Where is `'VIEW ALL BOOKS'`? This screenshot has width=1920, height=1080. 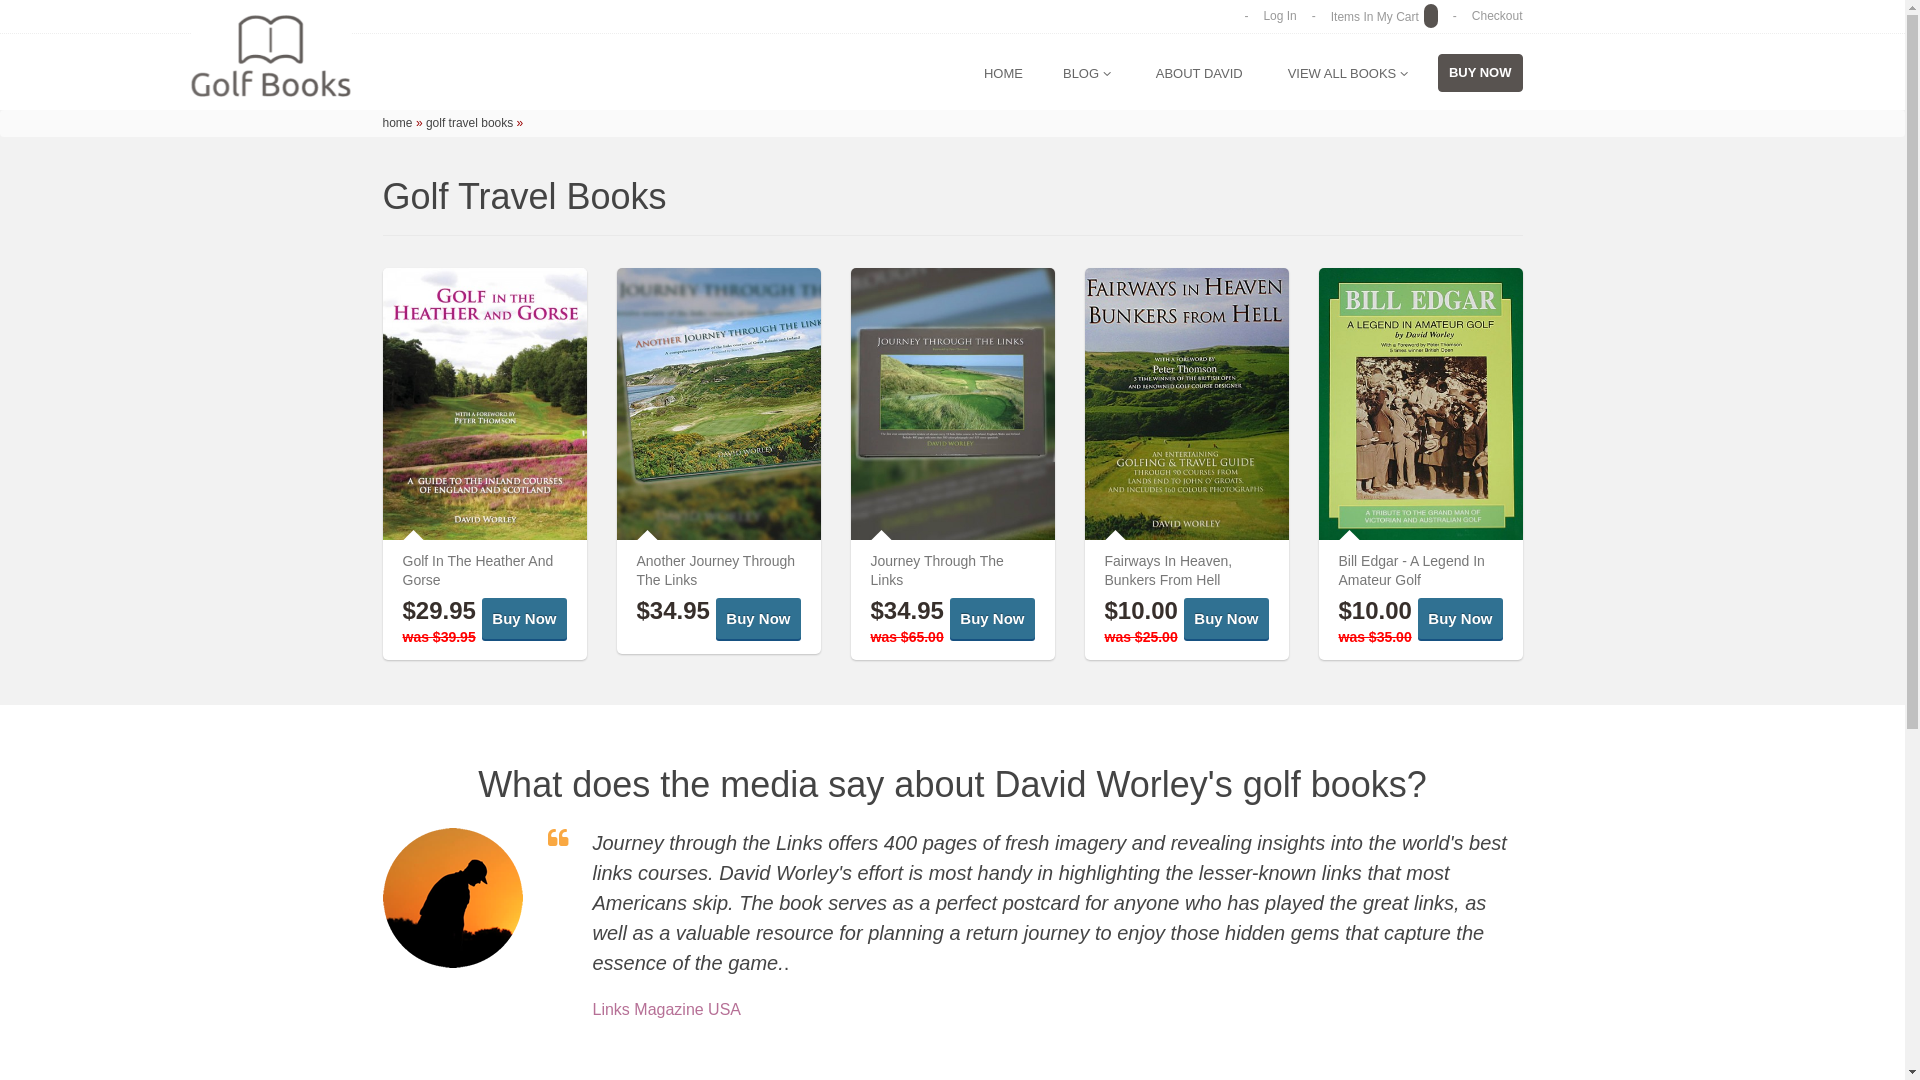 'VIEW ALL BOOKS' is located at coordinates (1348, 72).